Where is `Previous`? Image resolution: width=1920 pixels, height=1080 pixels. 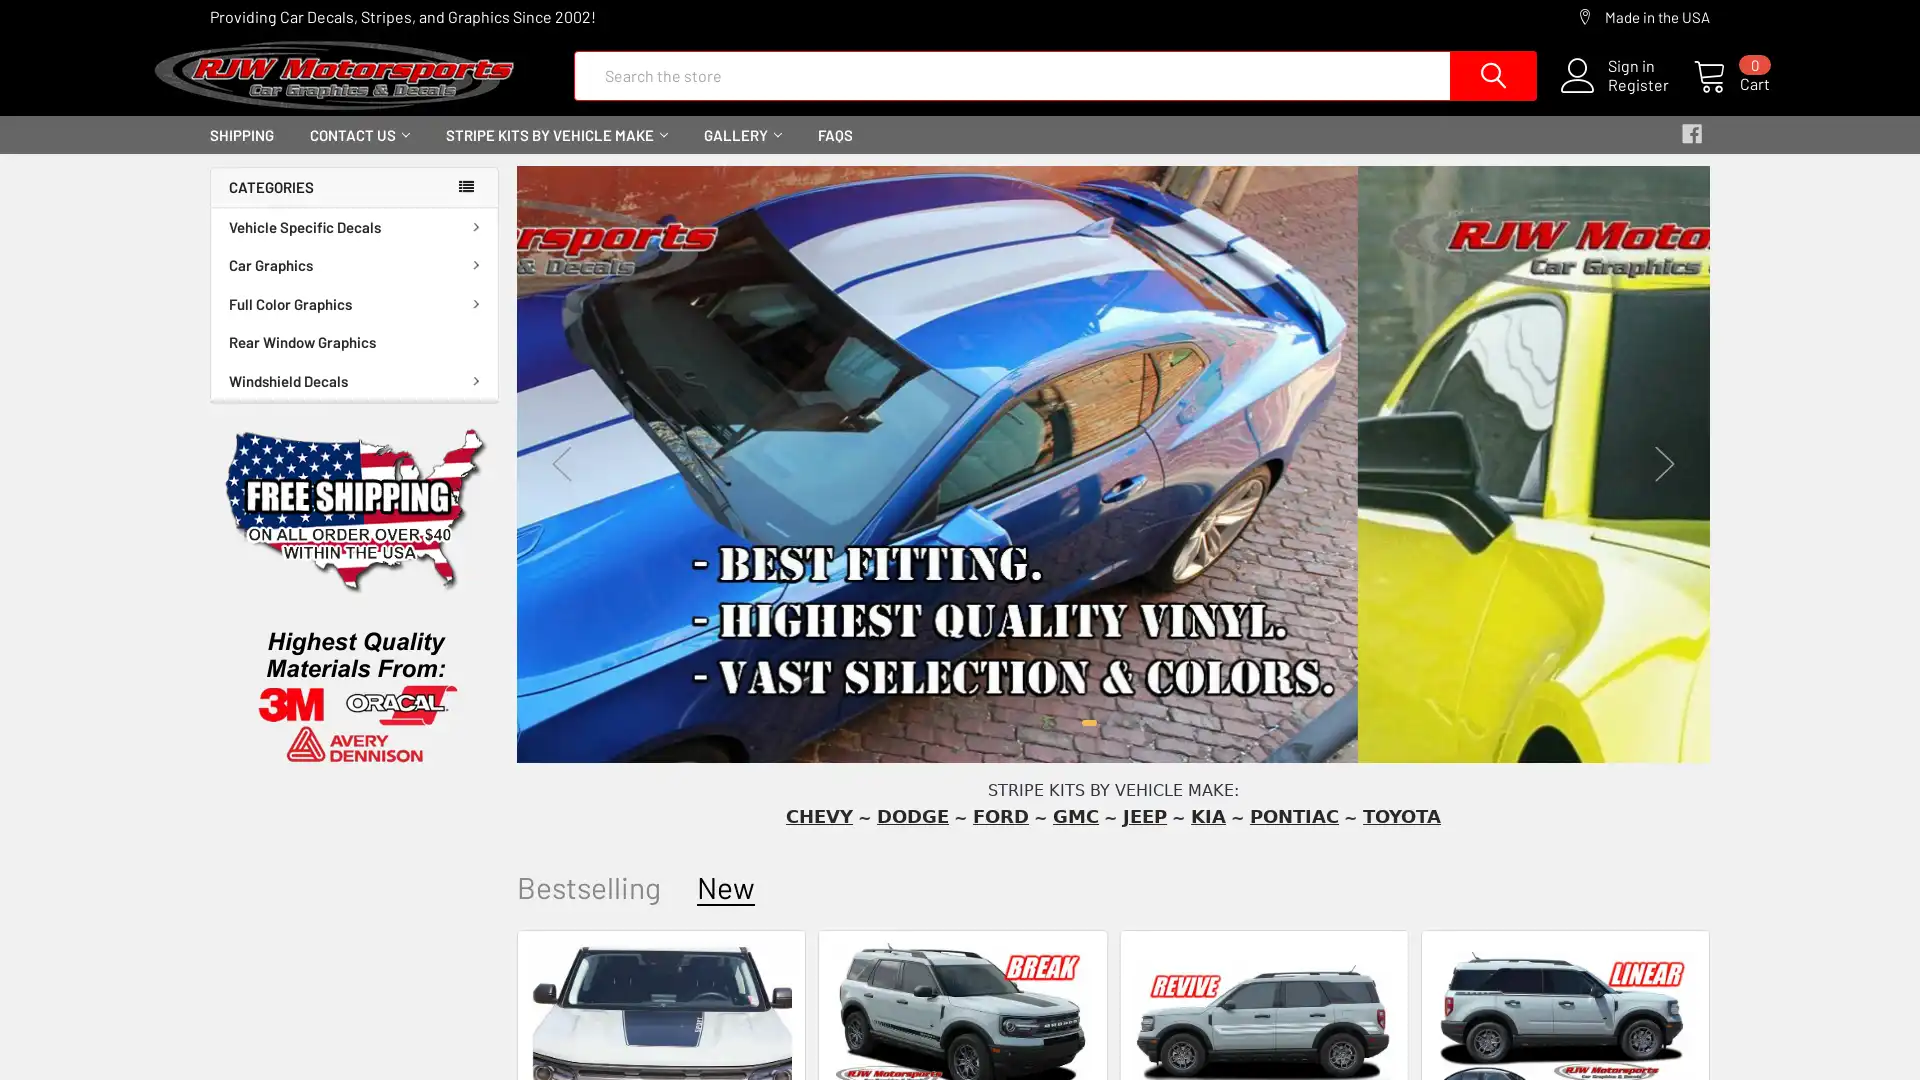 Previous is located at coordinates (560, 481).